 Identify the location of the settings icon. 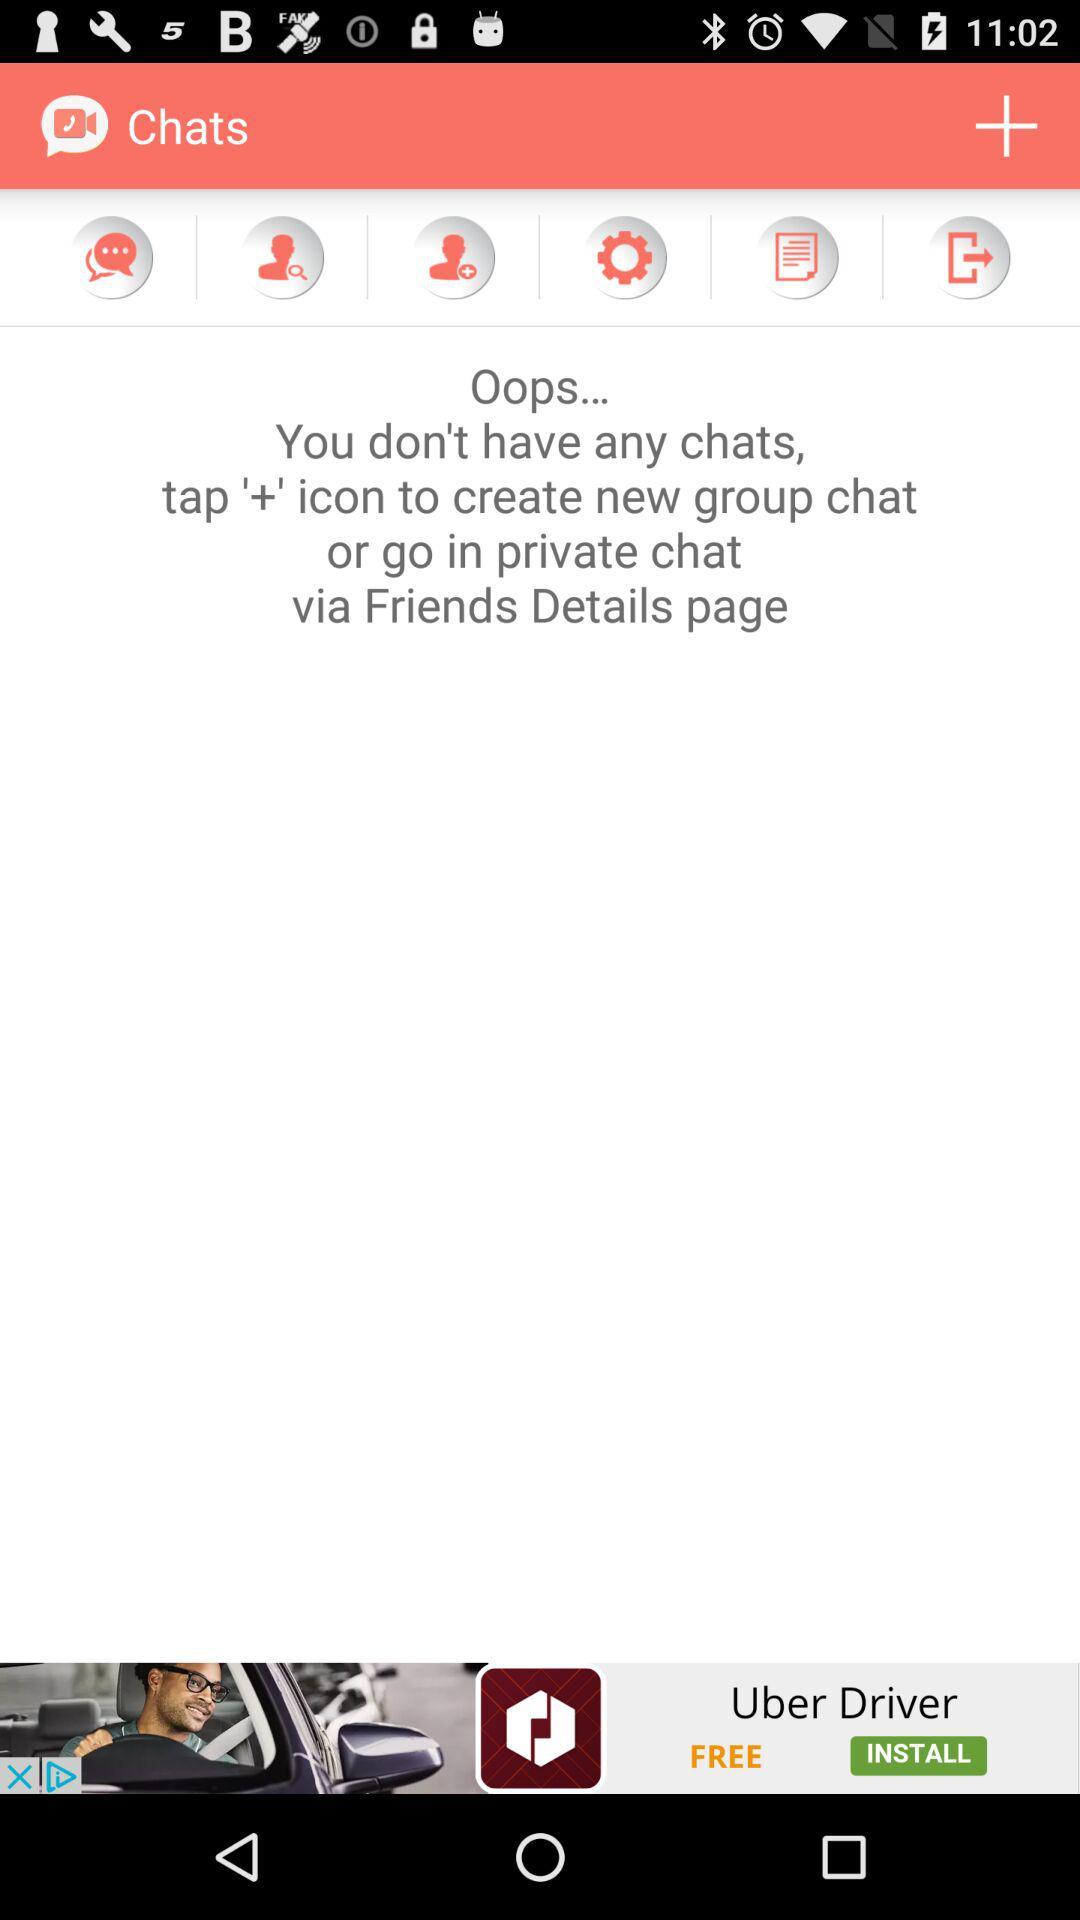
(623, 274).